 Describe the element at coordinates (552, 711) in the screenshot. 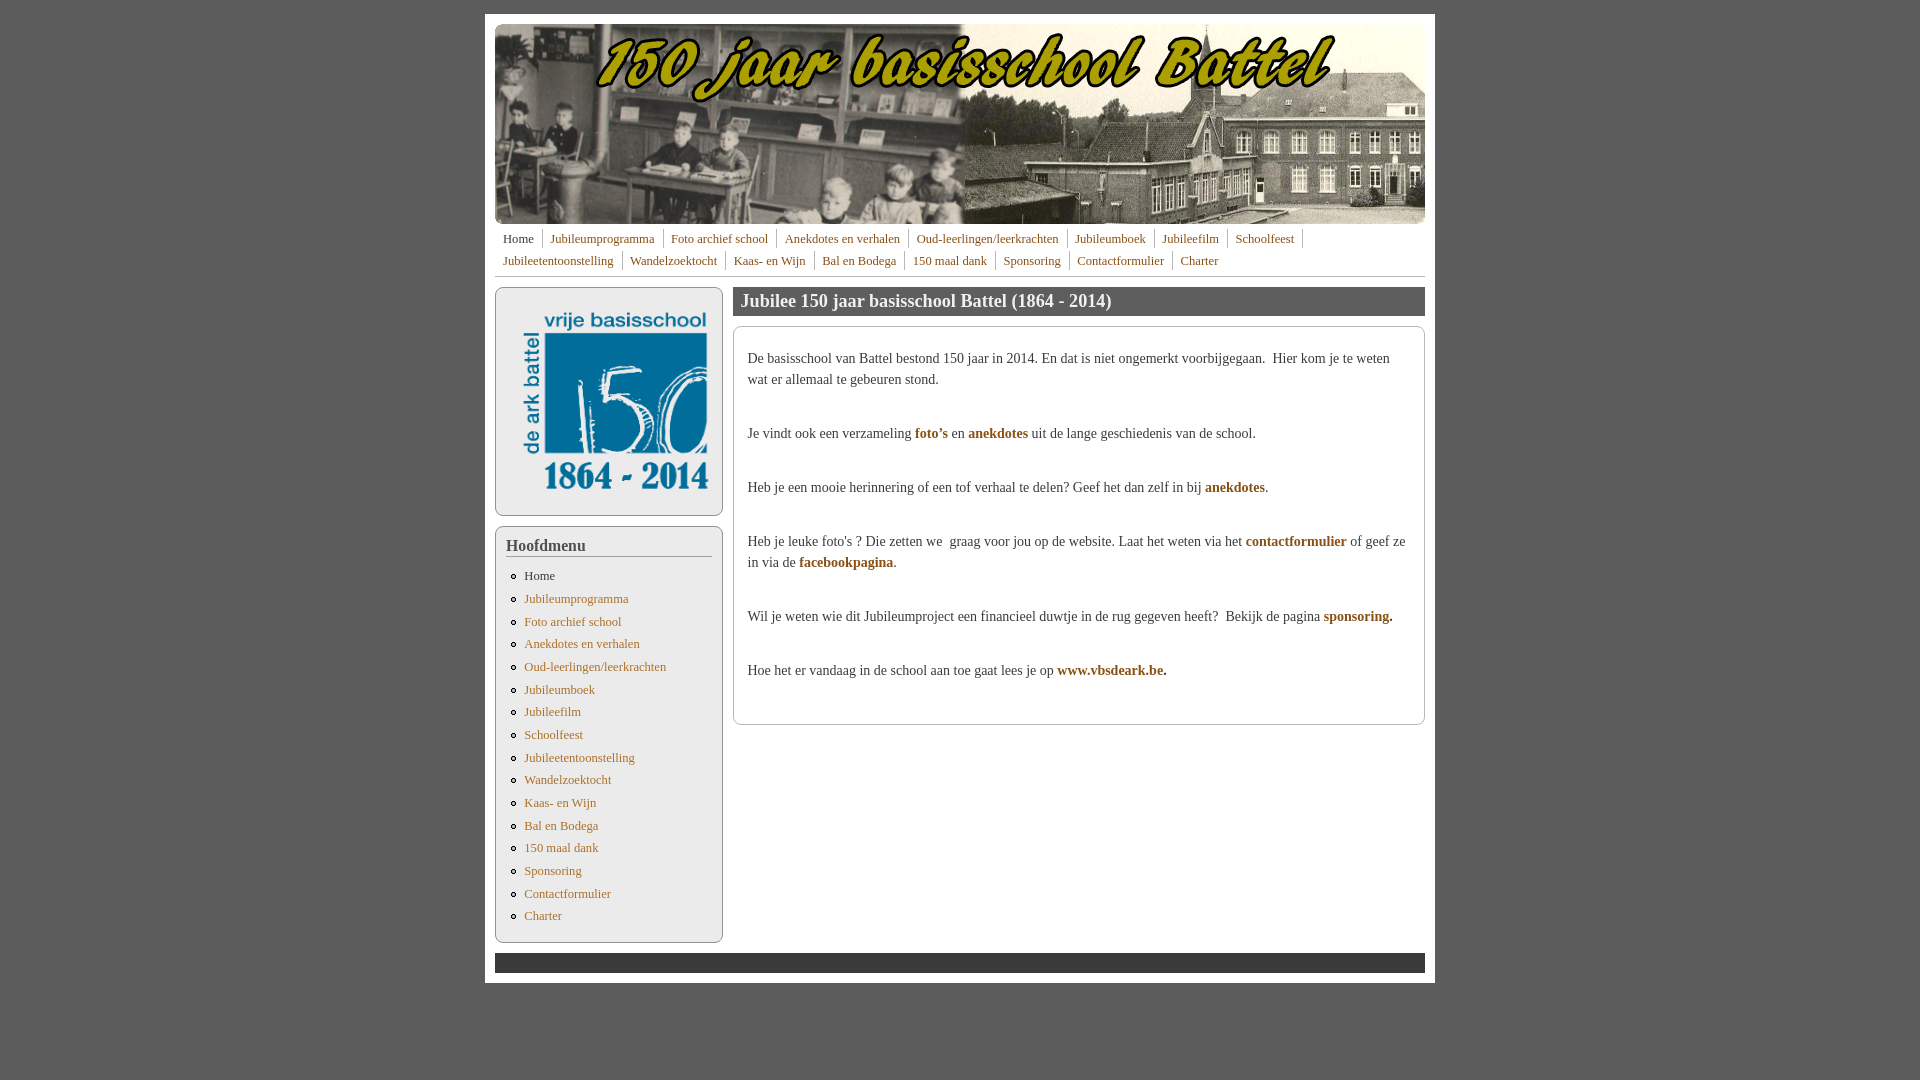

I see `'Jubileefilm'` at that location.